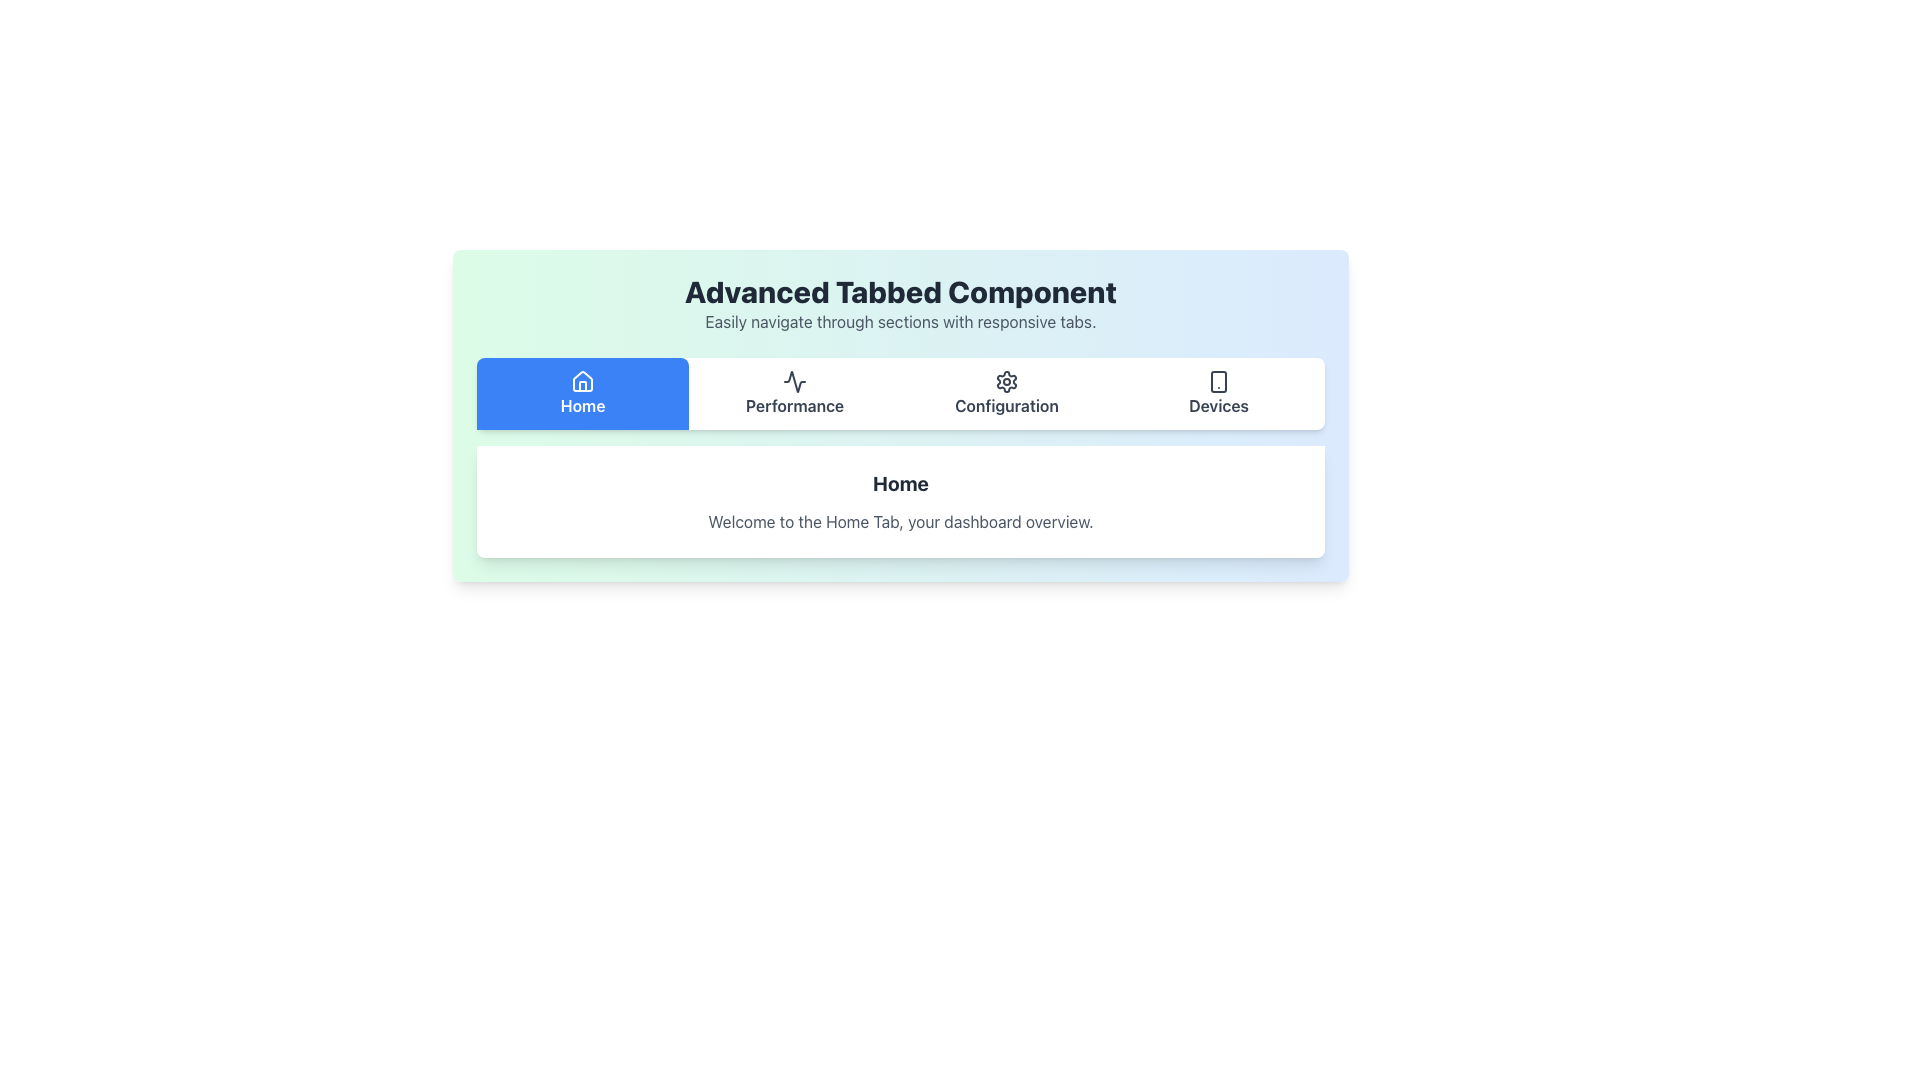  What do you see at coordinates (794, 405) in the screenshot?
I see `the 'Performance' tab label located in the navigation bar, which is the second item from the left and positioned between the 'Home' and 'Configuration' tabs` at bounding box center [794, 405].